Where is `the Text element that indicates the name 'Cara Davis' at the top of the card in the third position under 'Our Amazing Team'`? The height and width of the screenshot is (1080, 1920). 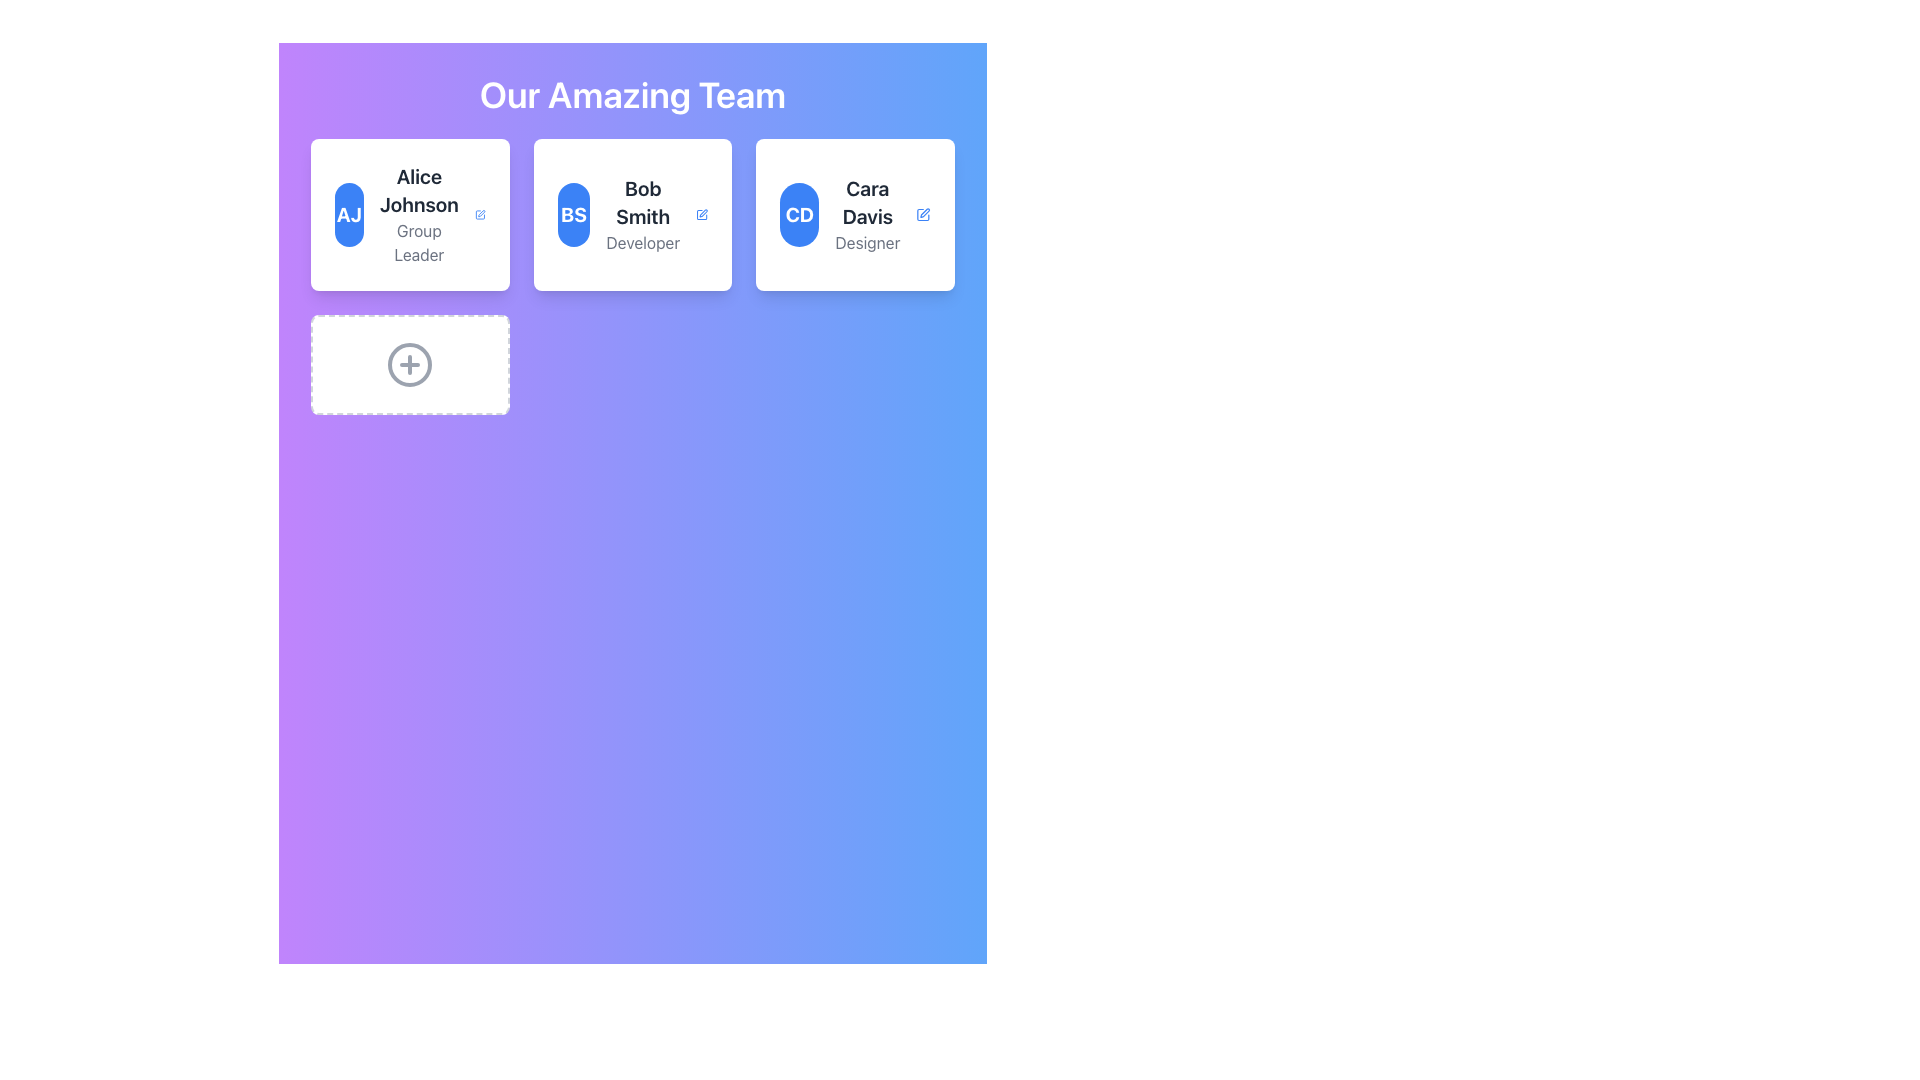
the Text element that indicates the name 'Cara Davis' at the top of the card in the third position under 'Our Amazing Team' is located at coordinates (867, 203).